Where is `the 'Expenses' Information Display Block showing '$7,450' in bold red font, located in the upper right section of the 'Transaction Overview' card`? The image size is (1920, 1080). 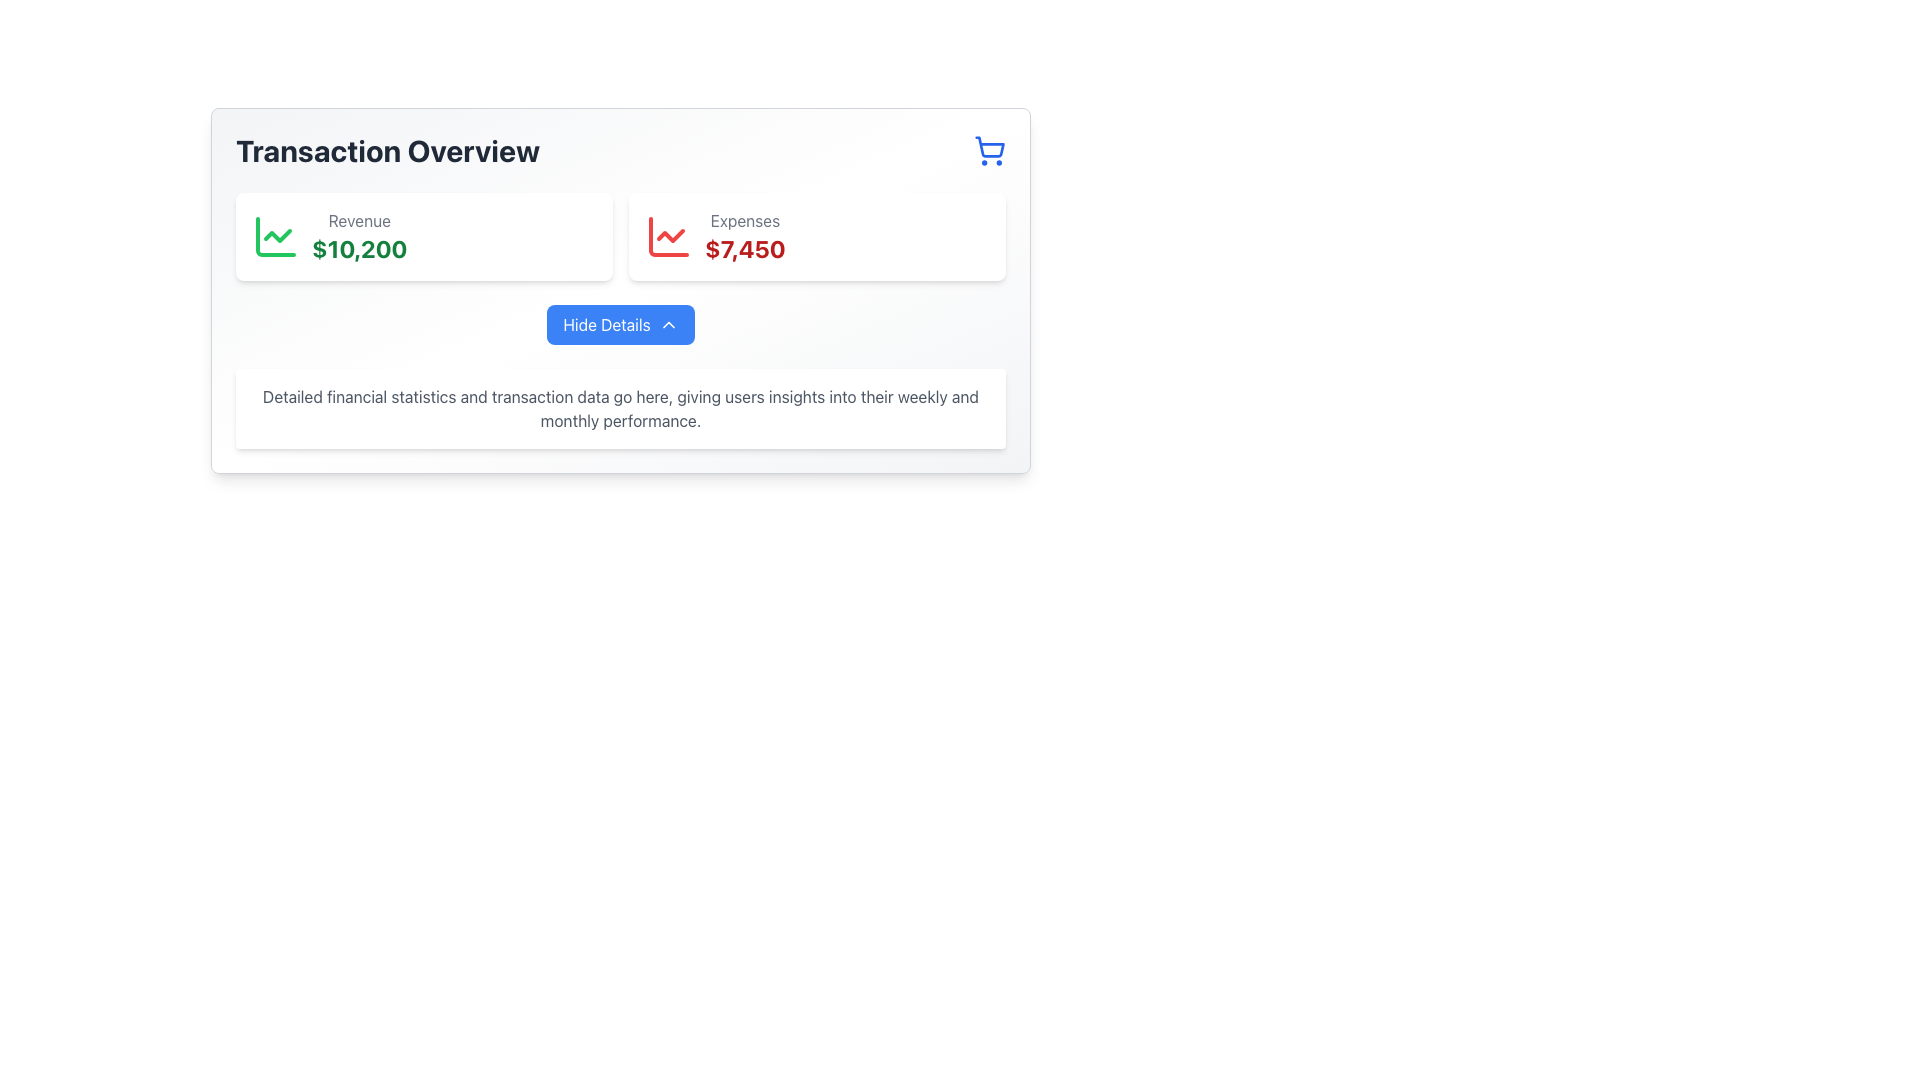 the 'Expenses' Information Display Block showing '$7,450' in bold red font, located in the upper right section of the 'Transaction Overview' card is located at coordinates (744, 235).